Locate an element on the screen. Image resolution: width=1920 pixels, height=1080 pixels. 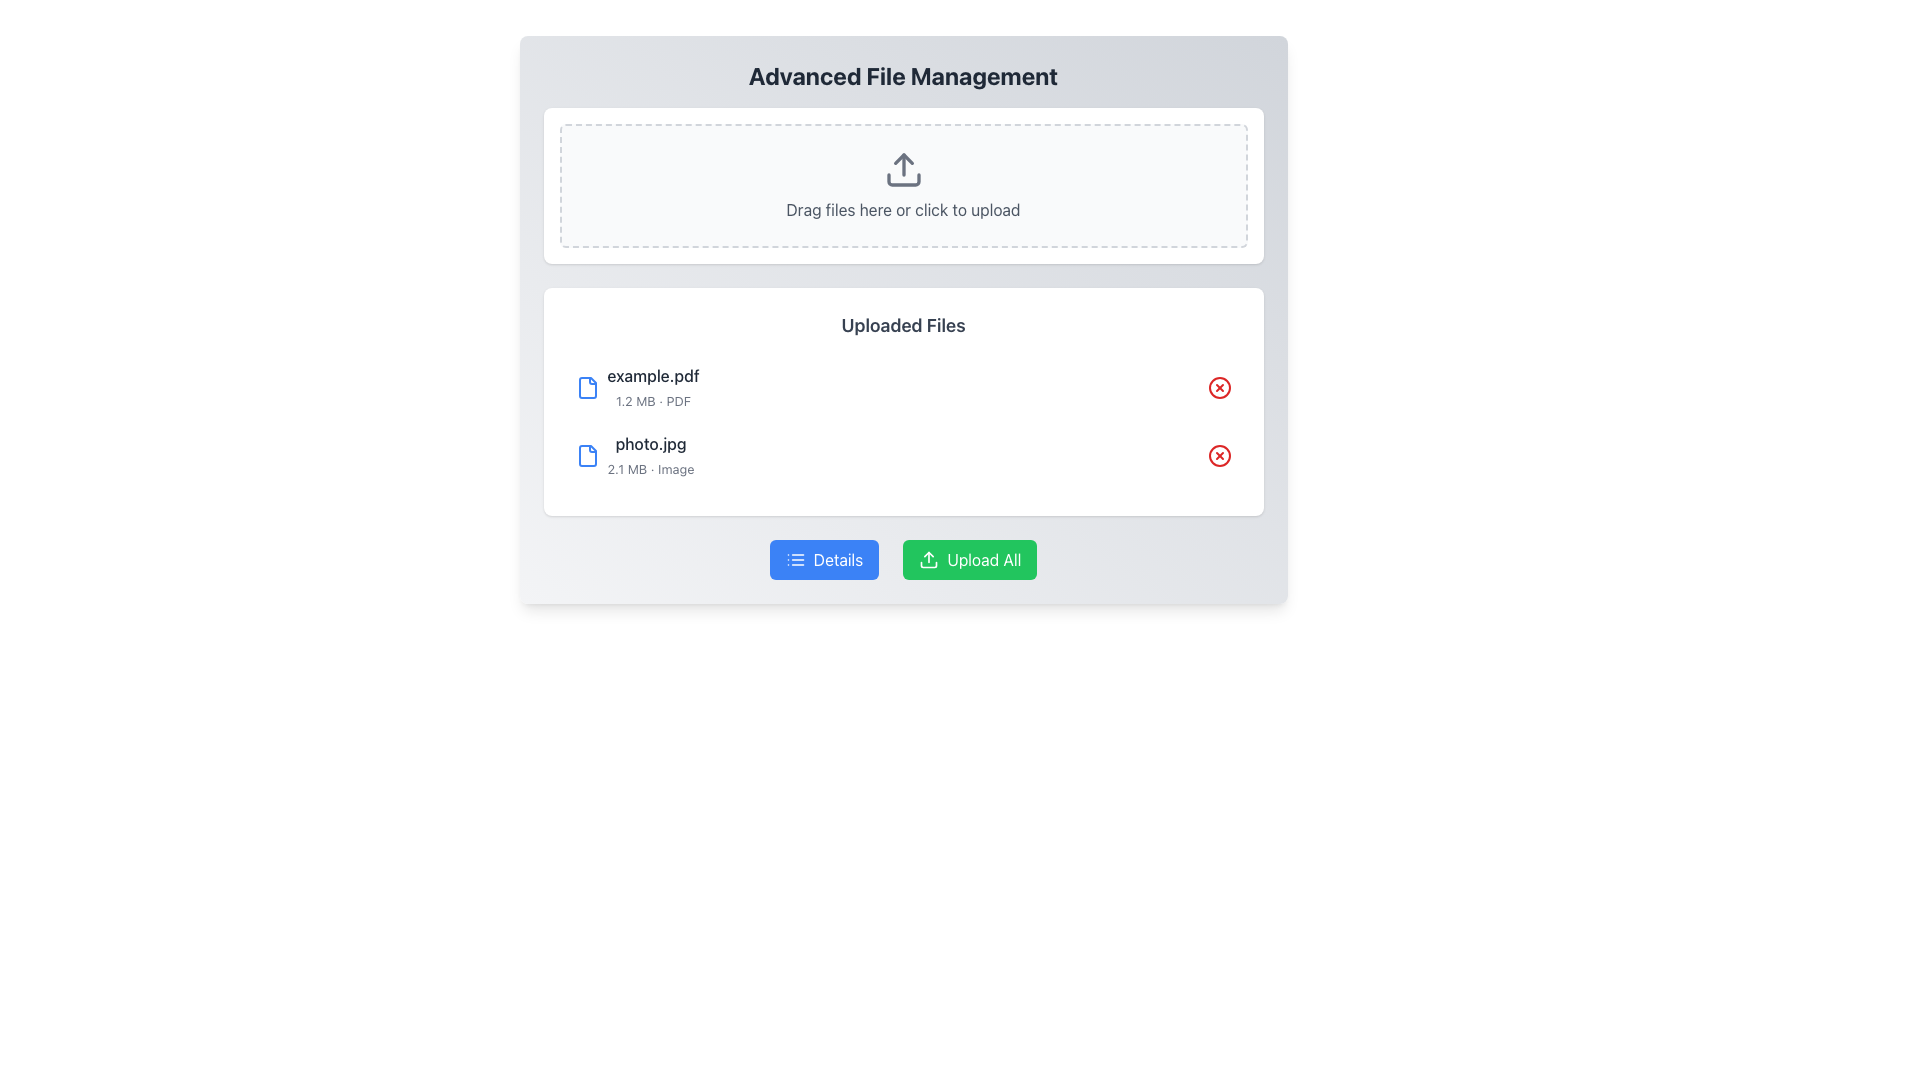
the icon representing the file 'photo.jpg' is located at coordinates (586, 455).